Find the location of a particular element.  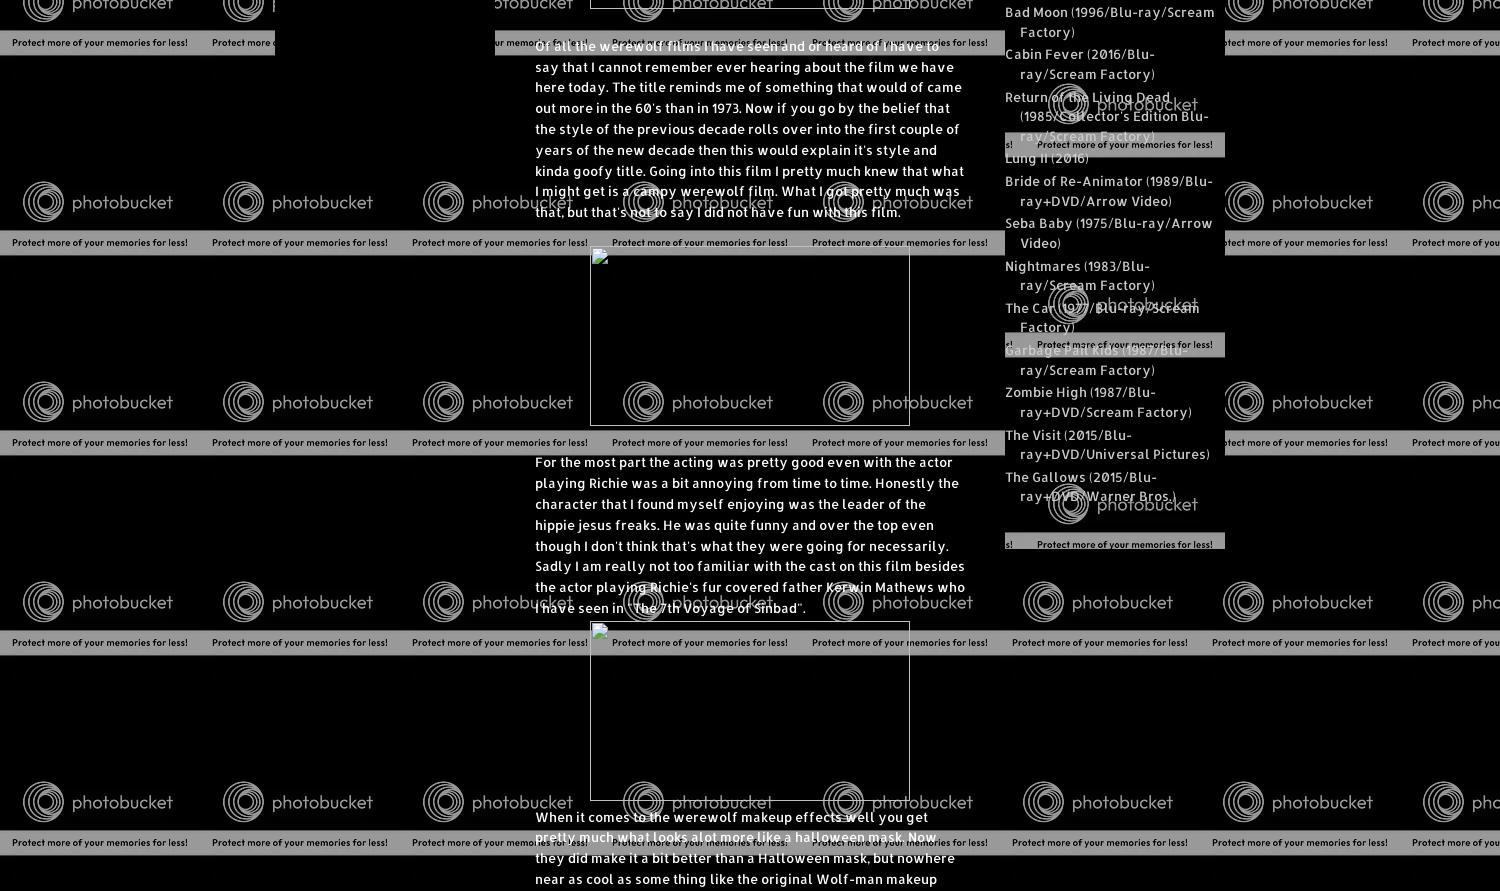

'The Gallows (2015/Blu-ray+DVD/Warner Bros.)' is located at coordinates (1005, 485).